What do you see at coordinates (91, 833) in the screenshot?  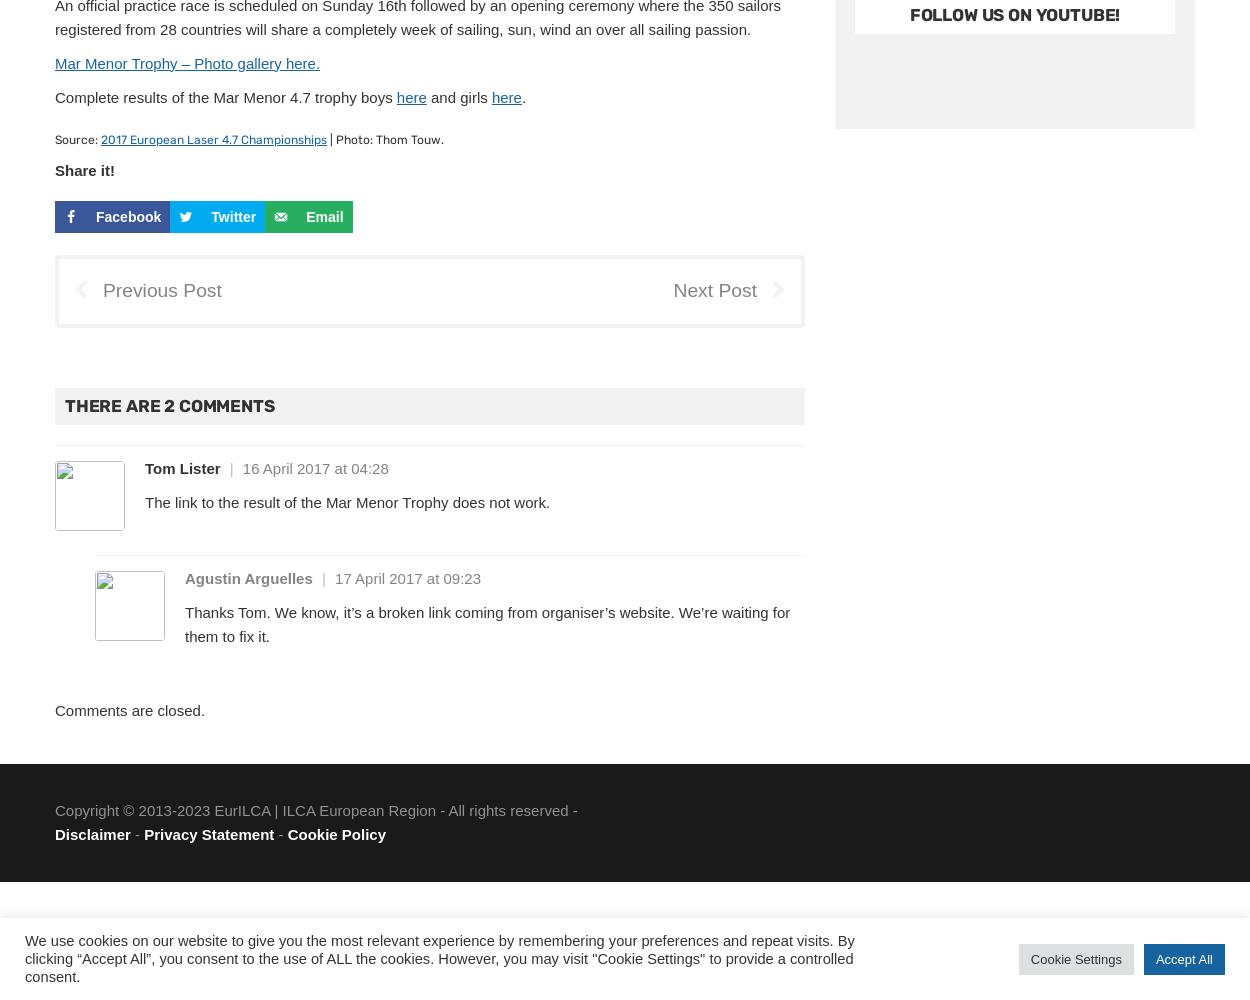 I see `'Disclaimer'` at bounding box center [91, 833].